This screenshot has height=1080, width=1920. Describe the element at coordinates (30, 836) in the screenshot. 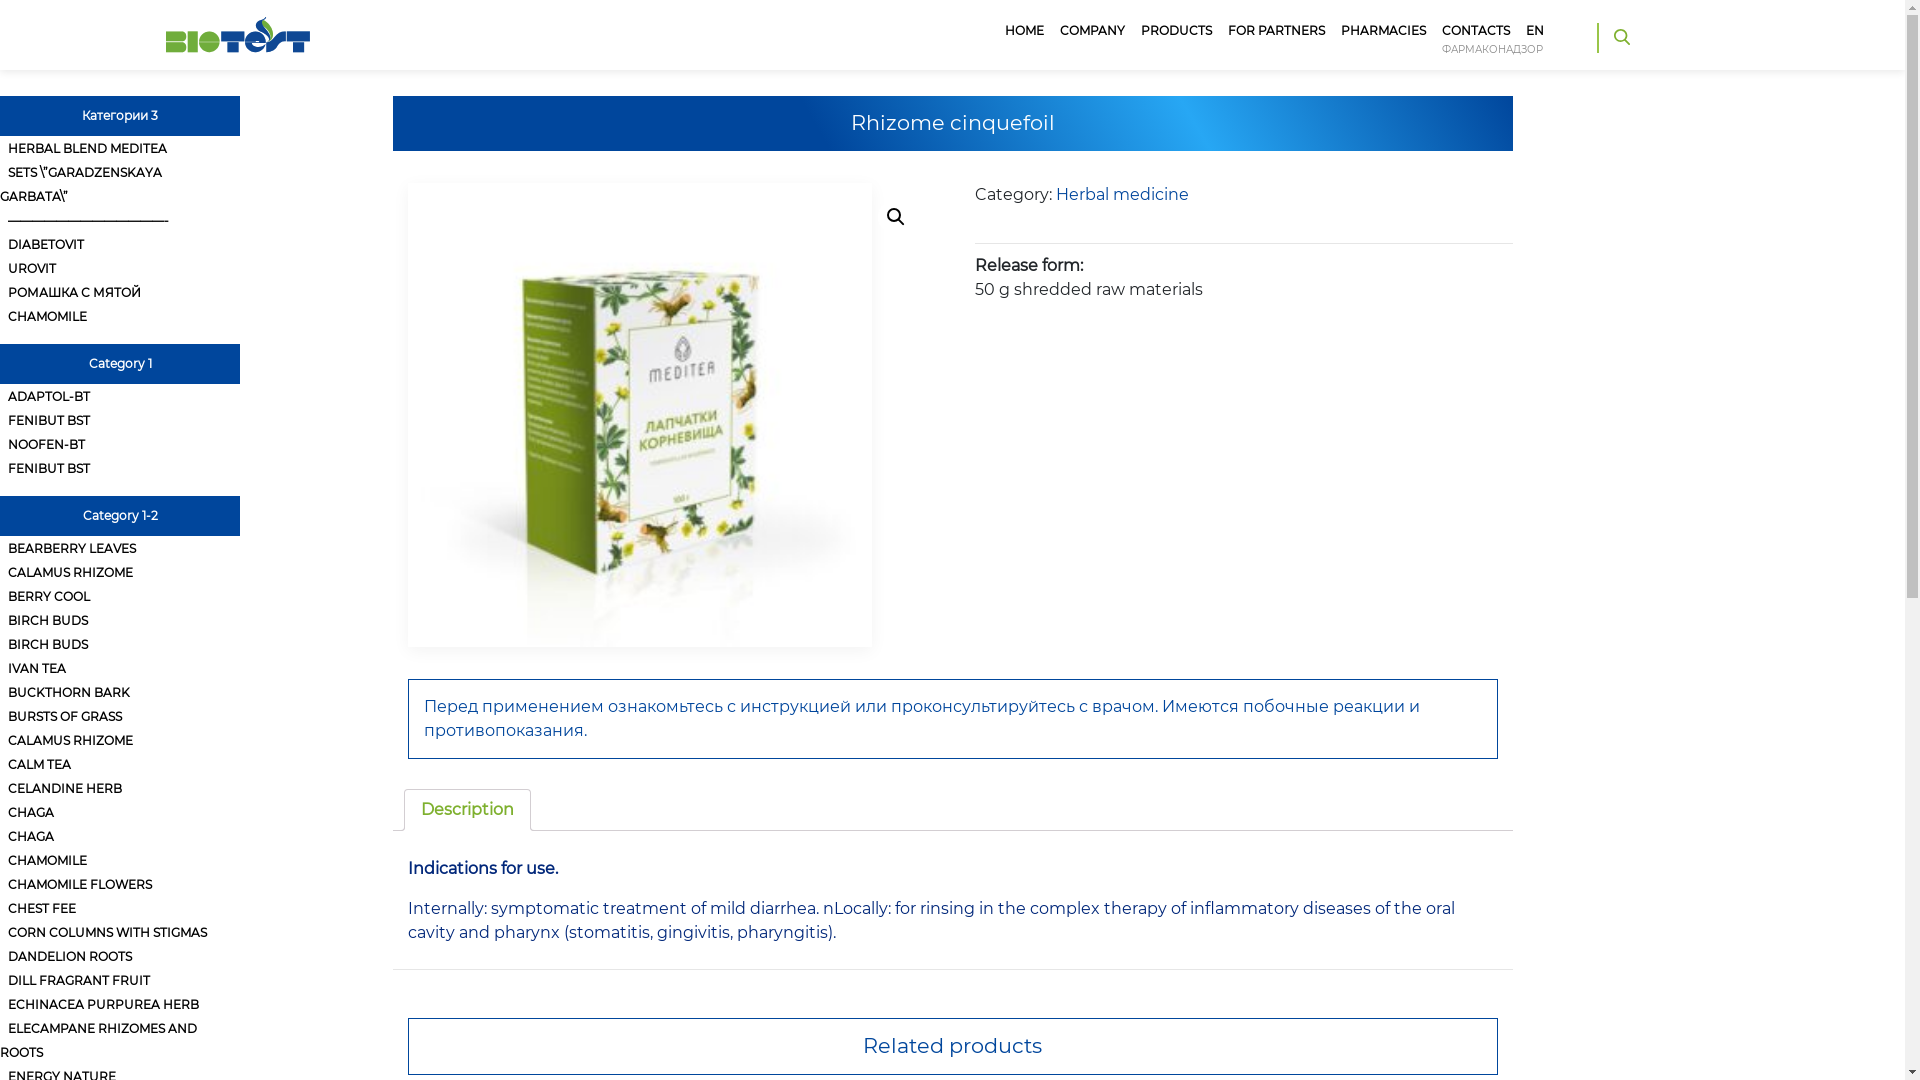

I see `'CHAGA'` at that location.